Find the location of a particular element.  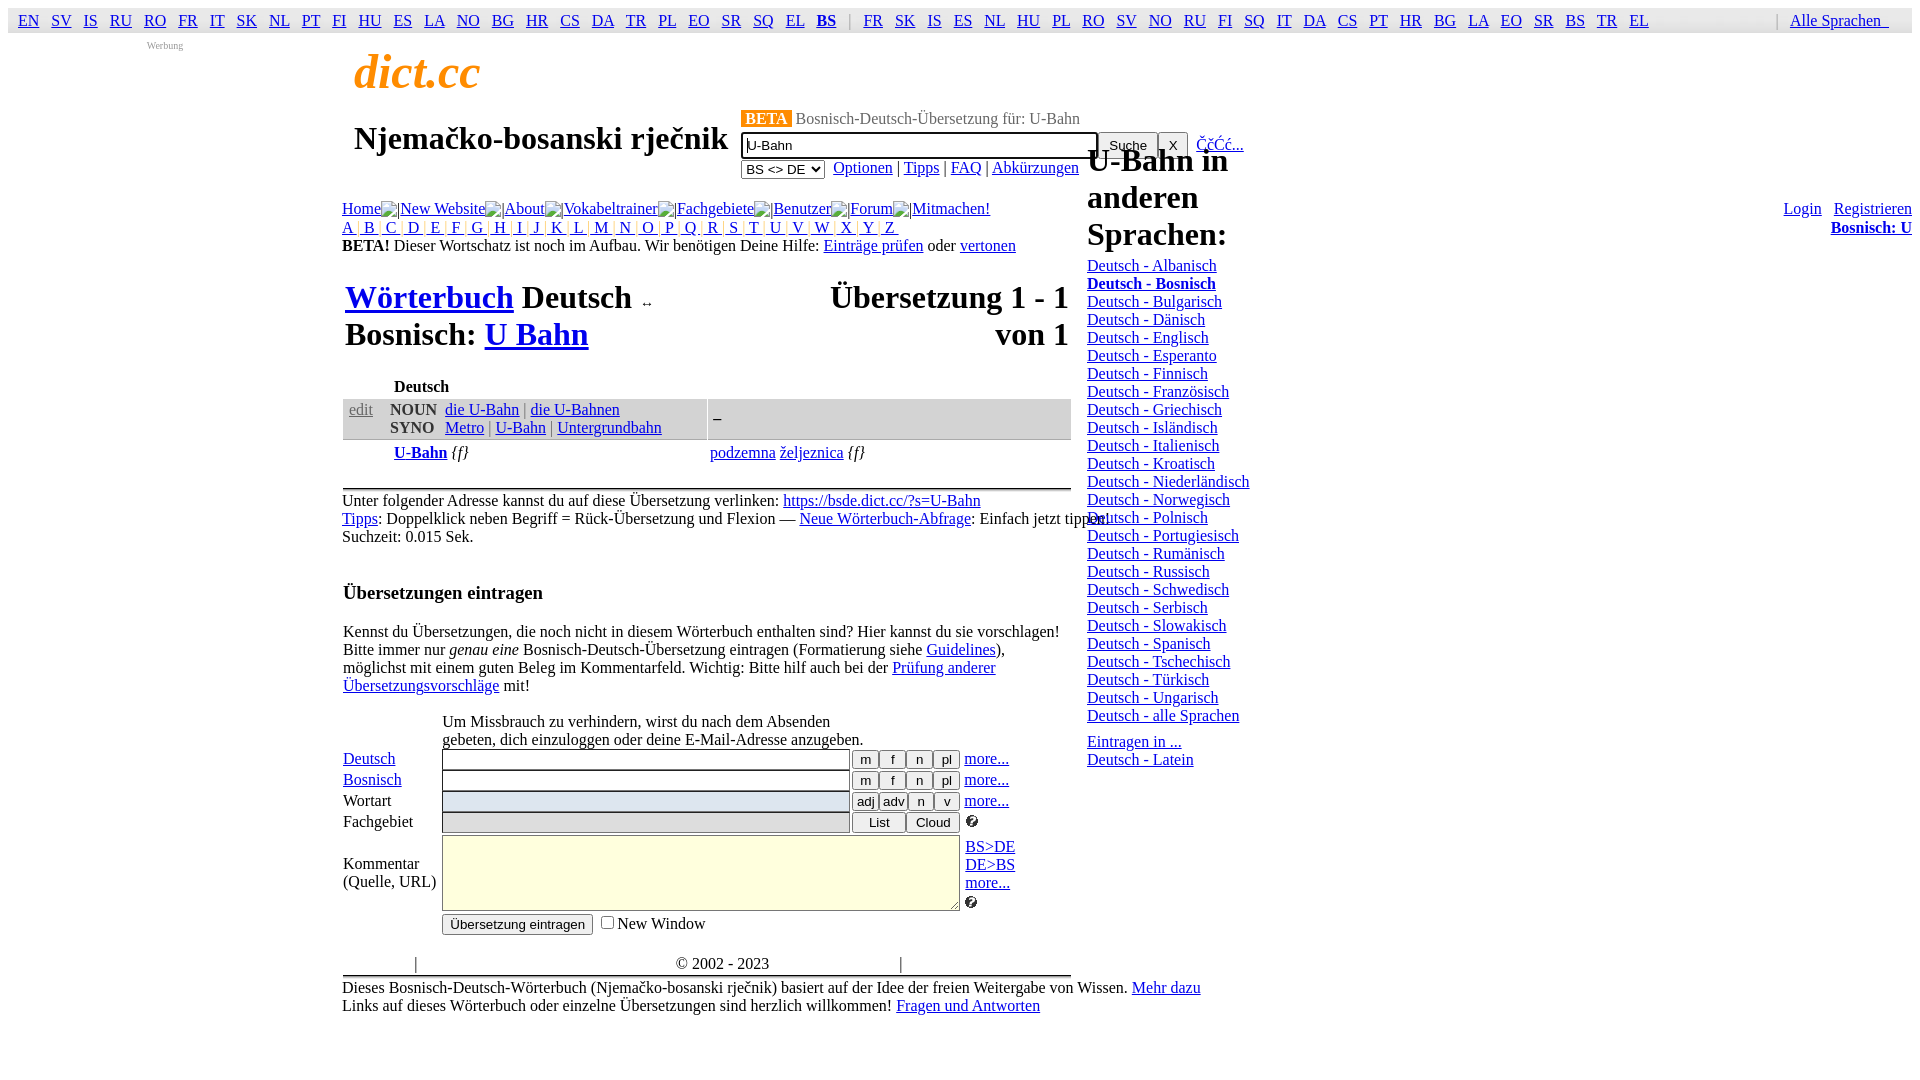

'n' is located at coordinates (905, 759).